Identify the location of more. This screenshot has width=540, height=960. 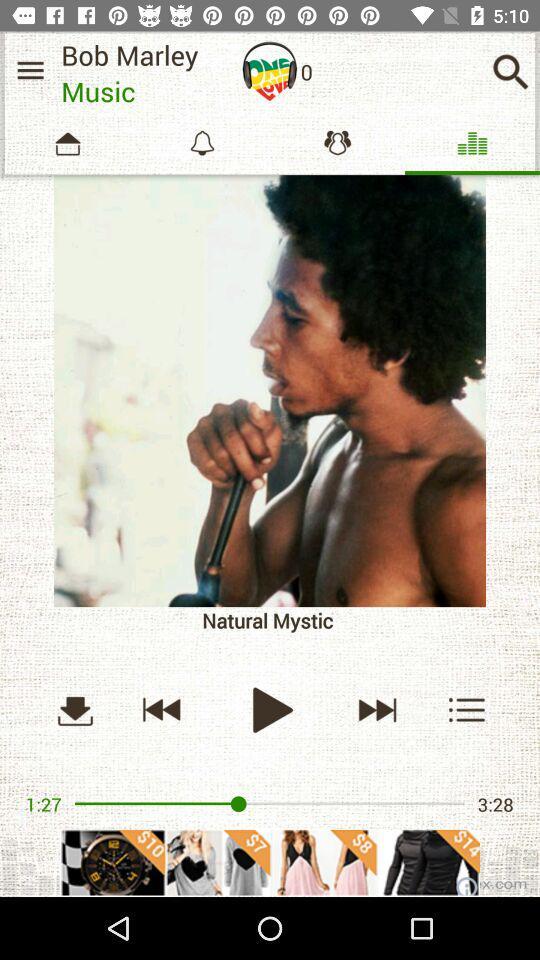
(270, 390).